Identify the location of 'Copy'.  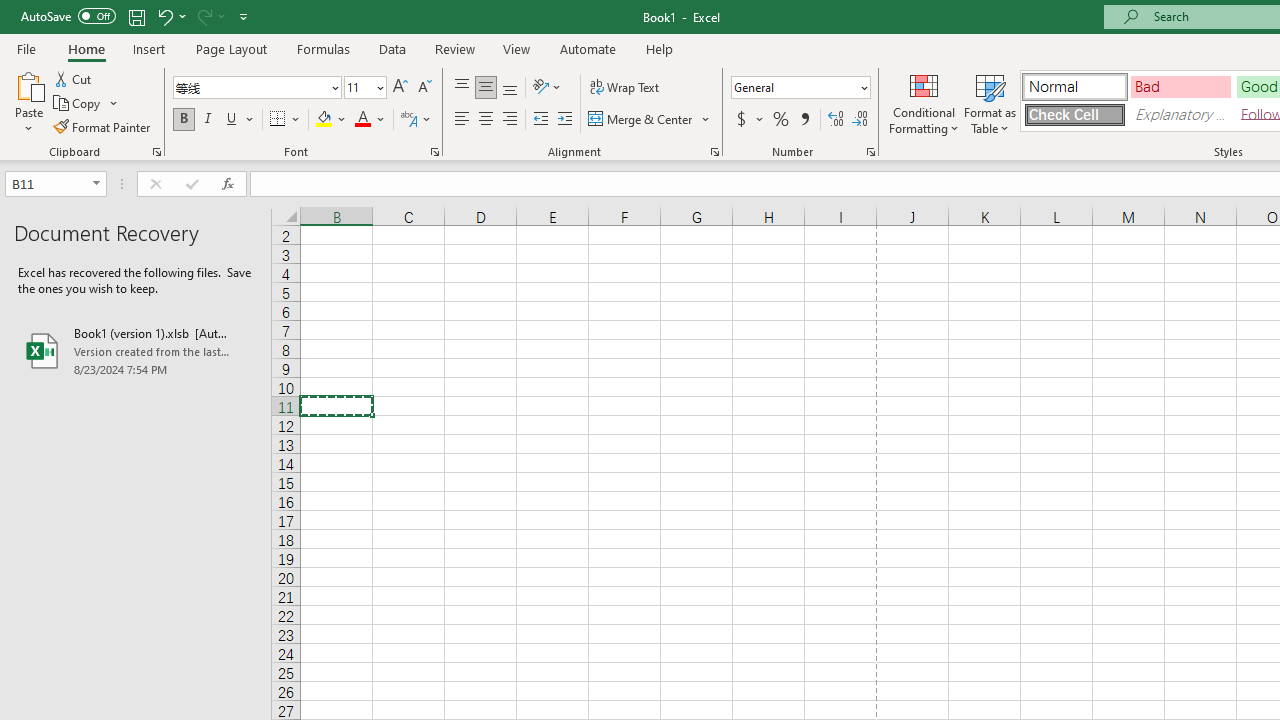
(78, 103).